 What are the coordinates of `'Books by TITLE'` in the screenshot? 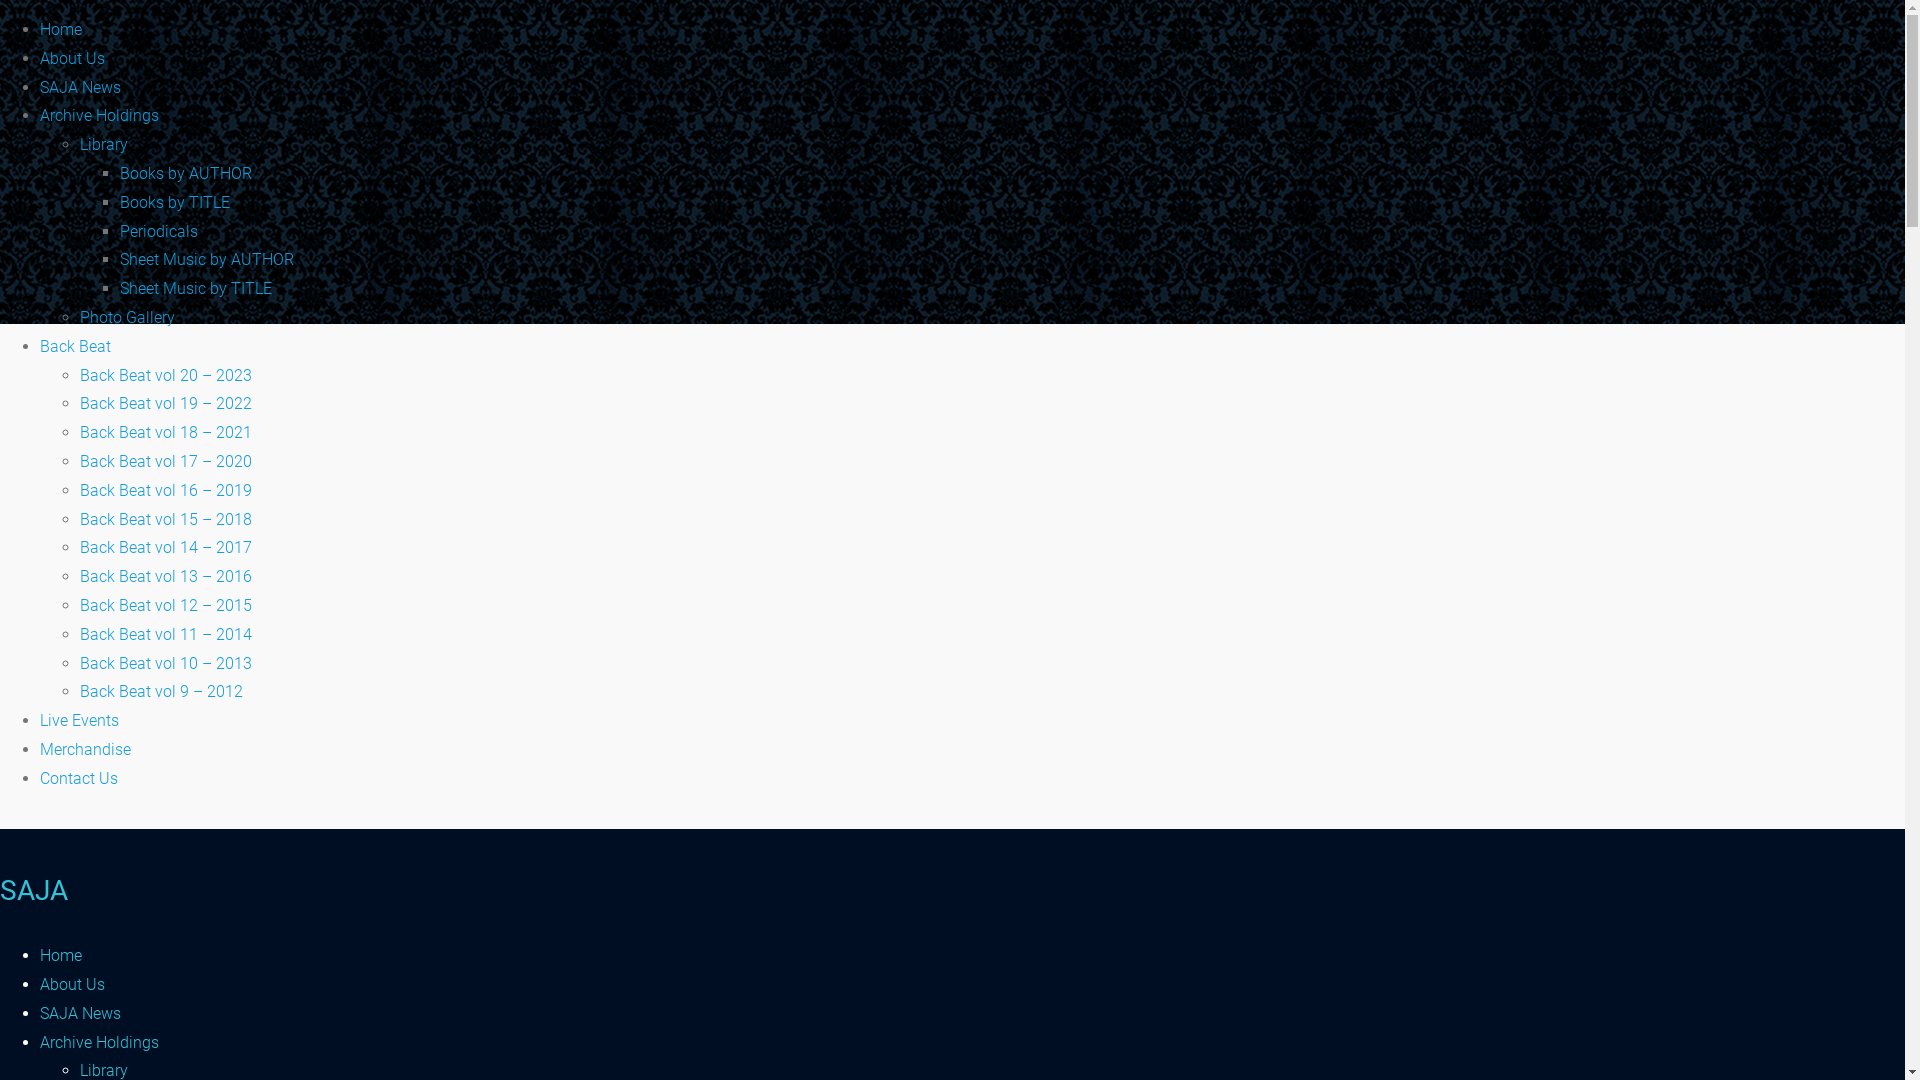 It's located at (174, 202).